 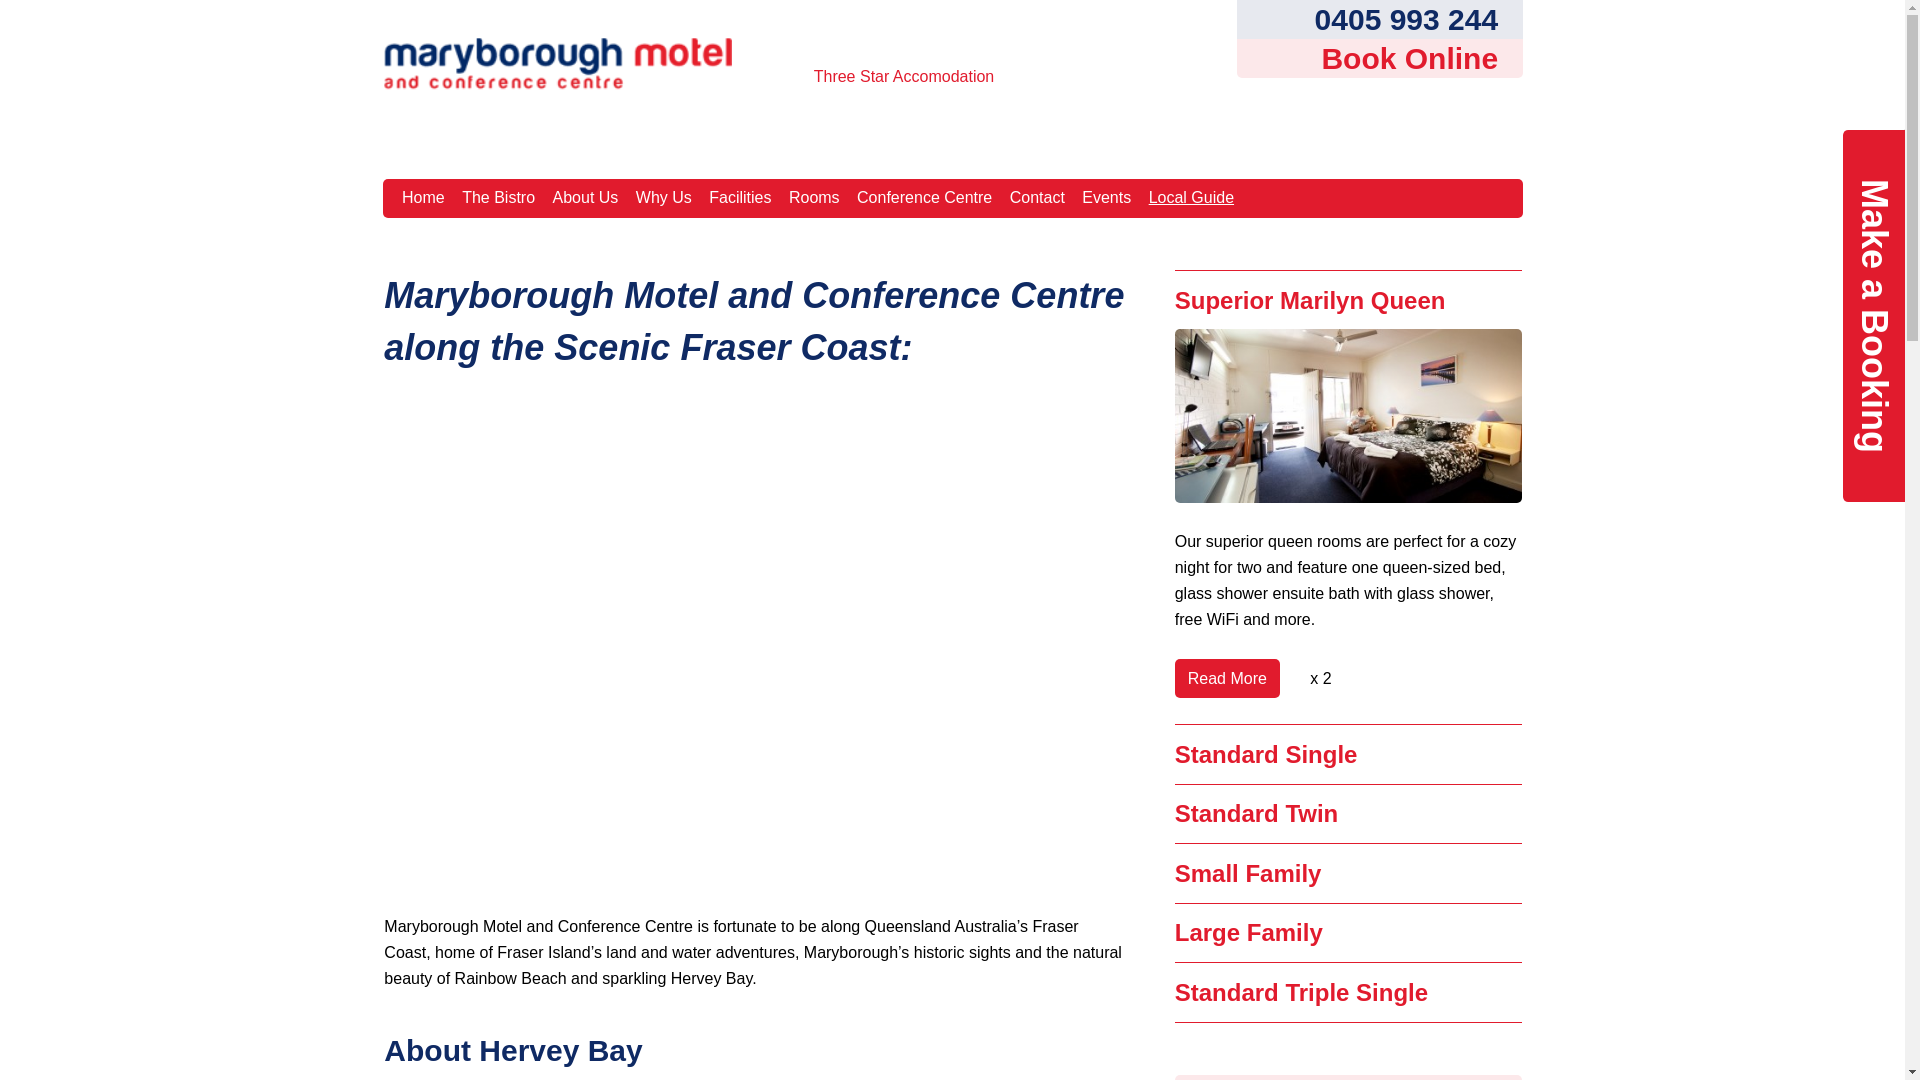 What do you see at coordinates (584, 198) in the screenshot?
I see `'About Us'` at bounding box center [584, 198].